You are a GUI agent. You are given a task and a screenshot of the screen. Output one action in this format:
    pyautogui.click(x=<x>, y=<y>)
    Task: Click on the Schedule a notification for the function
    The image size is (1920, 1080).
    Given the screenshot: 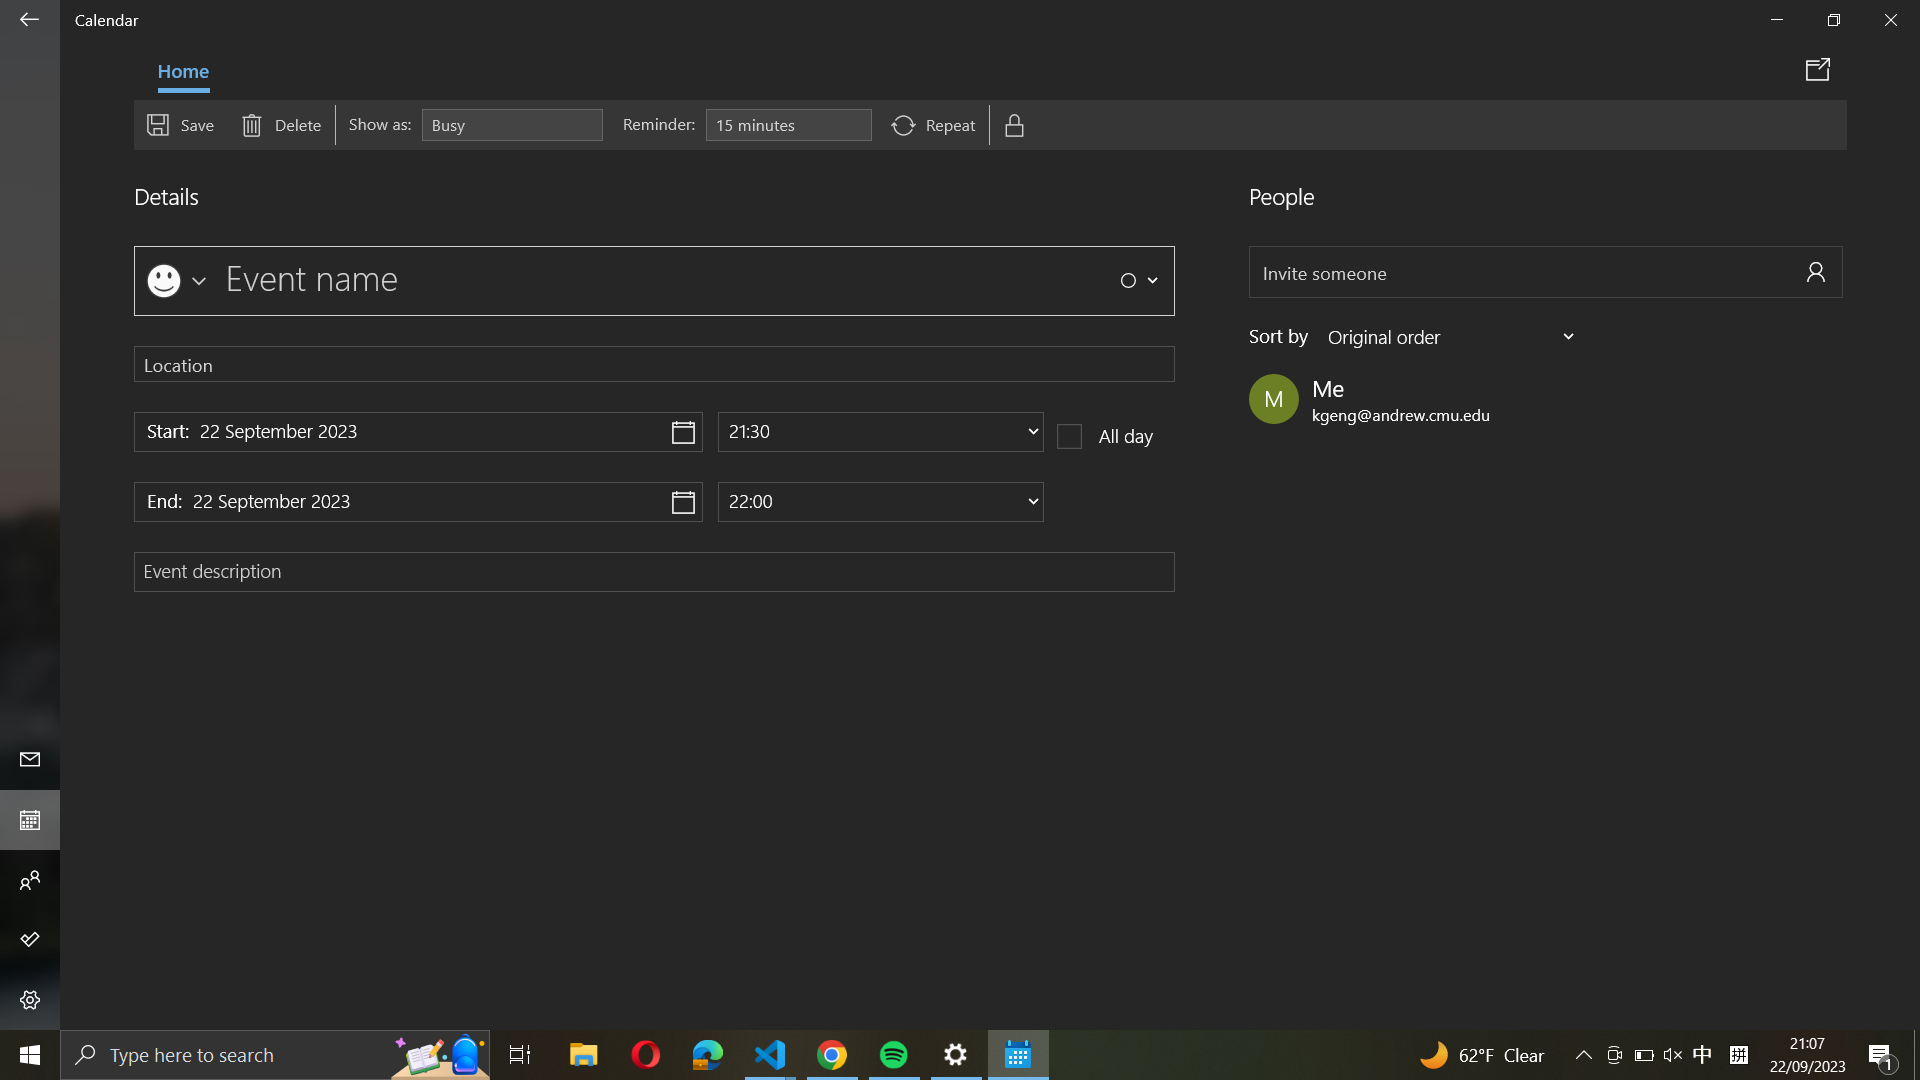 What is the action you would take?
    pyautogui.click(x=787, y=125)
    